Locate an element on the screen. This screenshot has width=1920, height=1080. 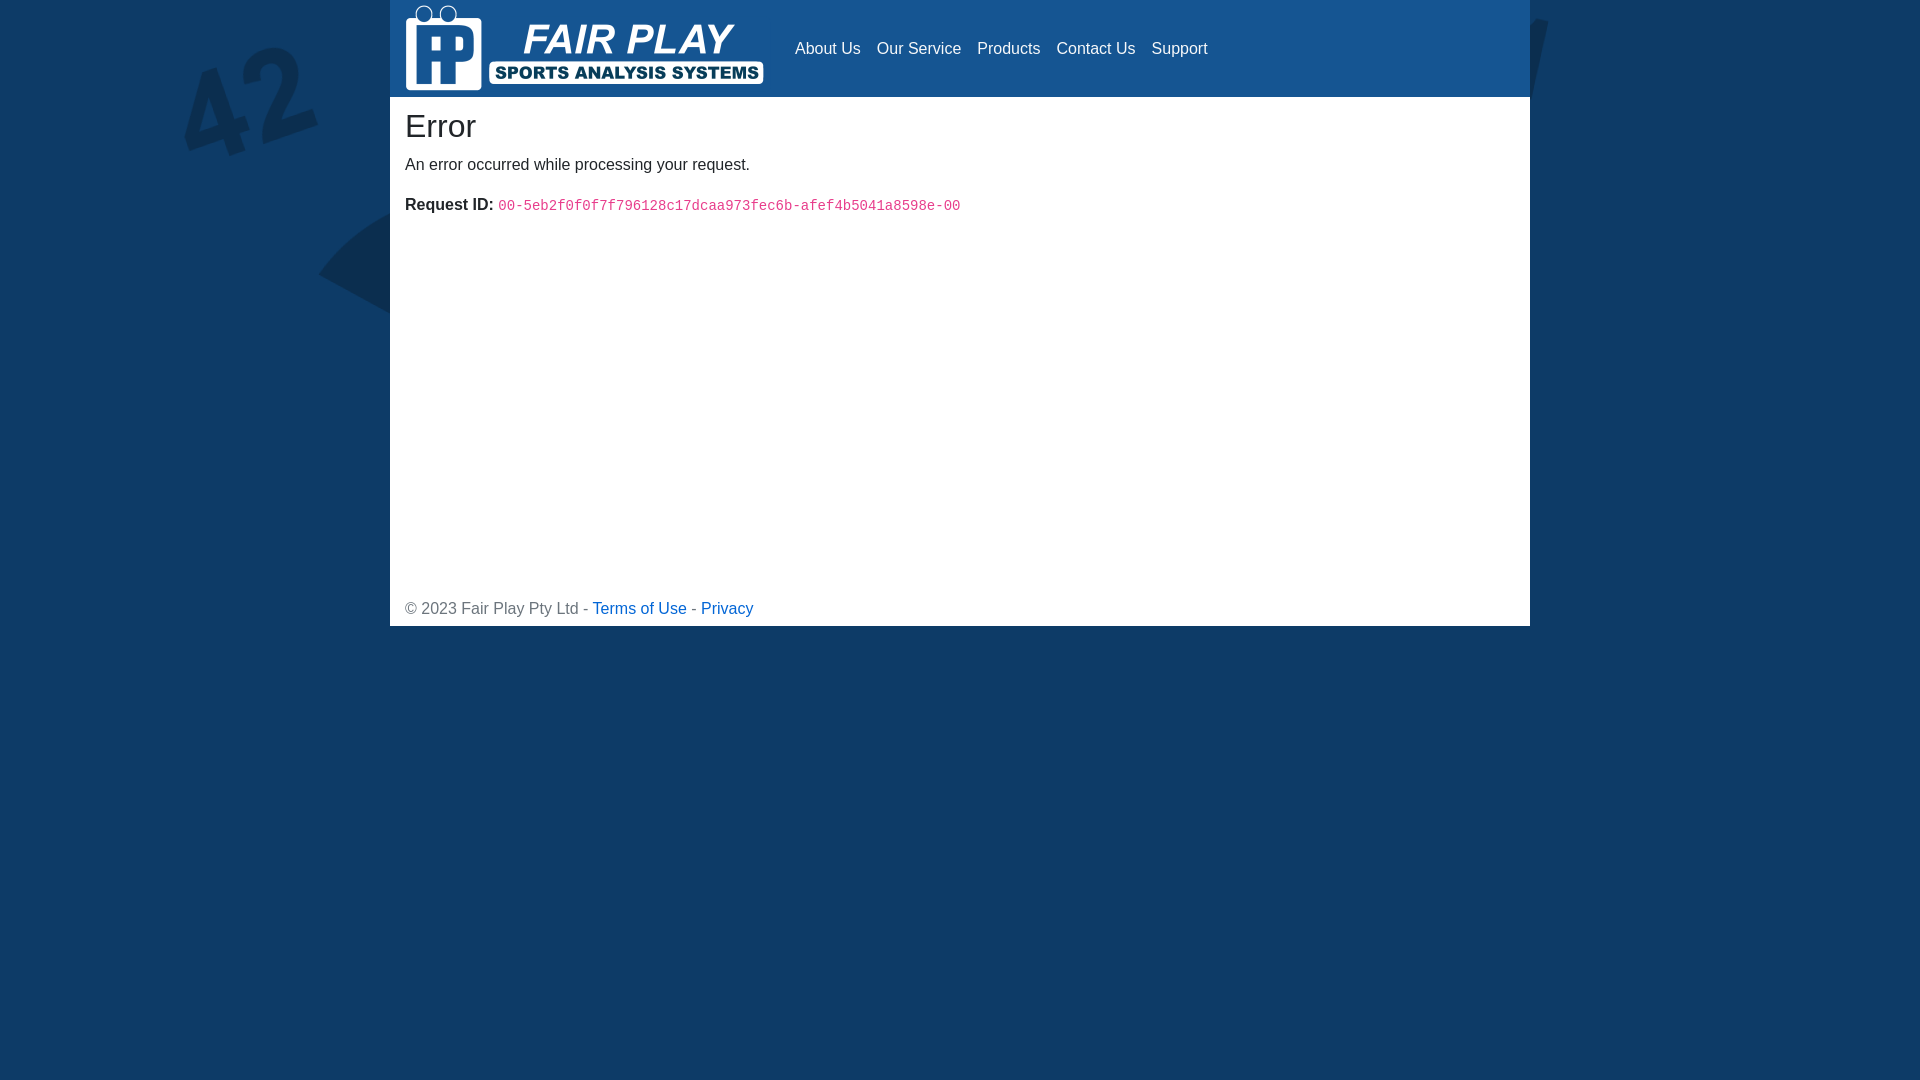
'Support' is located at coordinates (1180, 46).